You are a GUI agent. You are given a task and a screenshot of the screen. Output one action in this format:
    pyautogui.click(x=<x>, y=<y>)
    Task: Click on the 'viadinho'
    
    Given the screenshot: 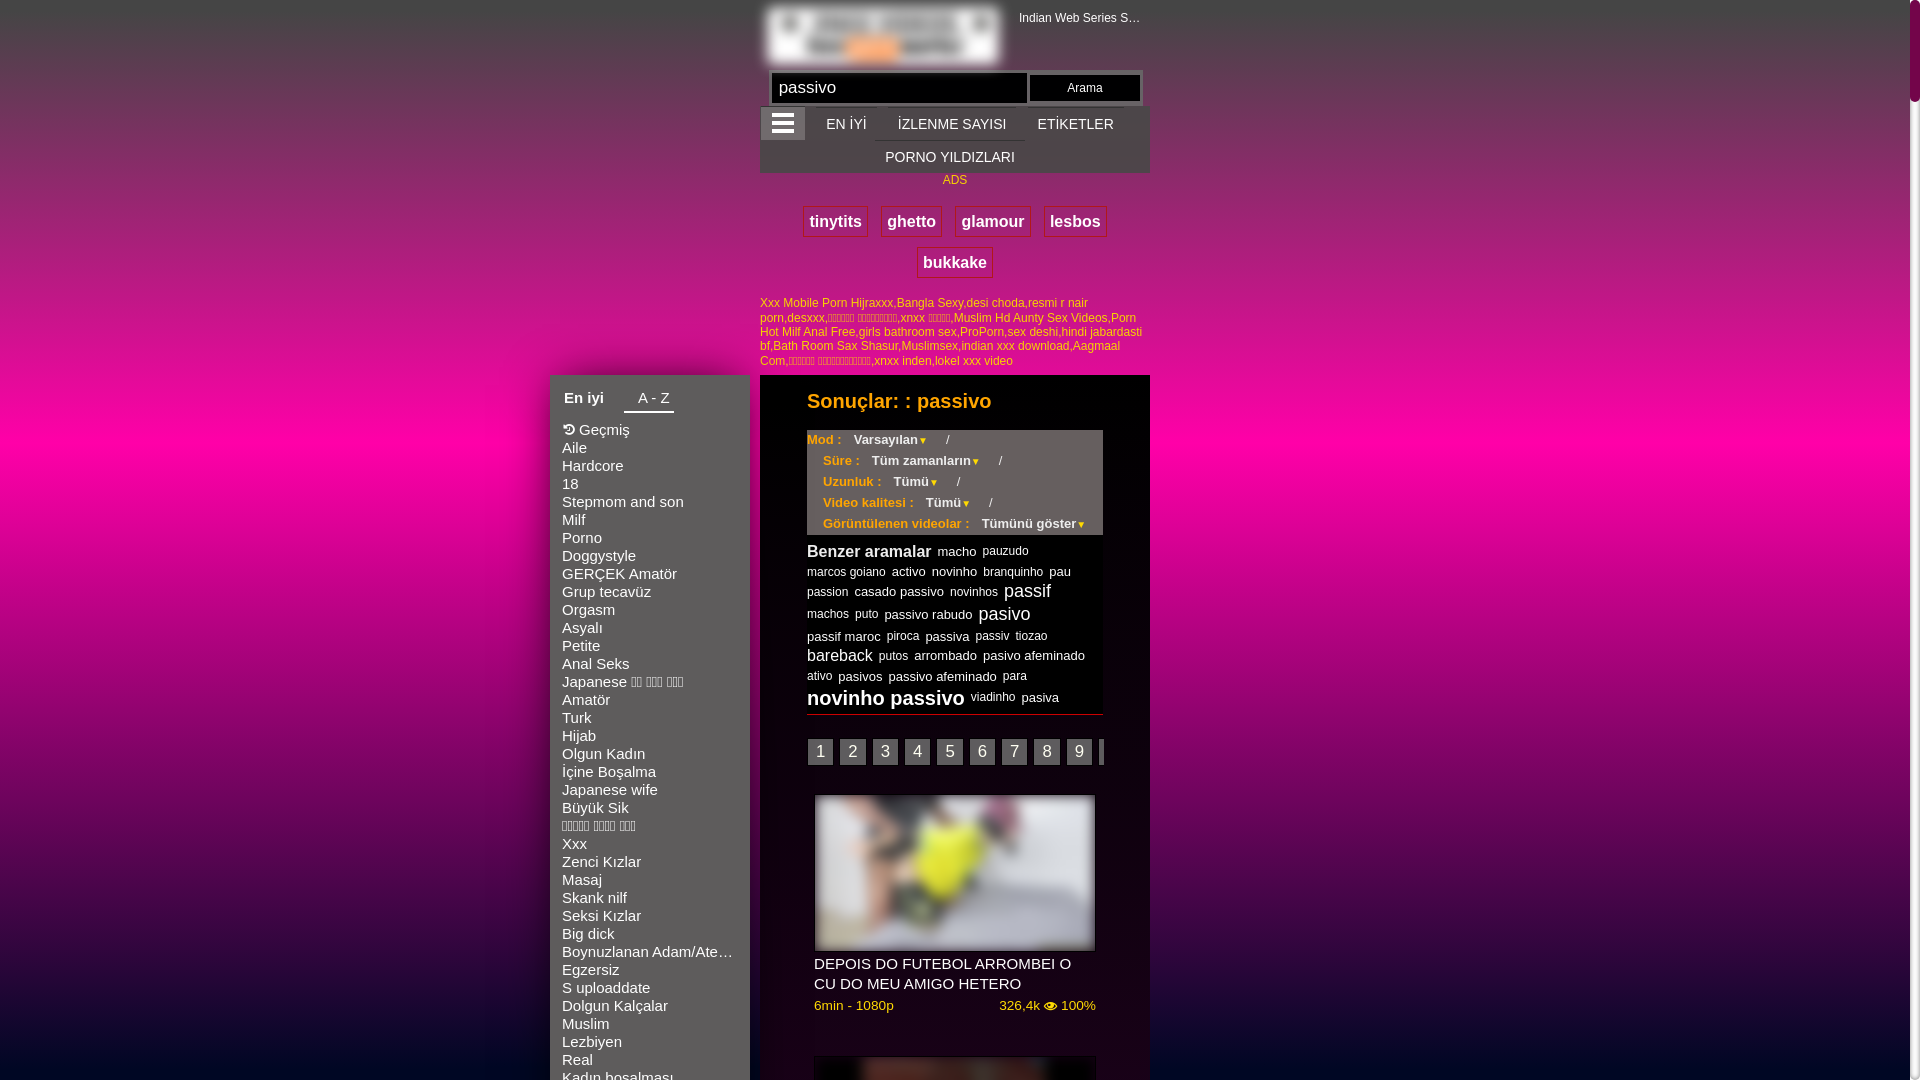 What is the action you would take?
    pyautogui.click(x=993, y=696)
    